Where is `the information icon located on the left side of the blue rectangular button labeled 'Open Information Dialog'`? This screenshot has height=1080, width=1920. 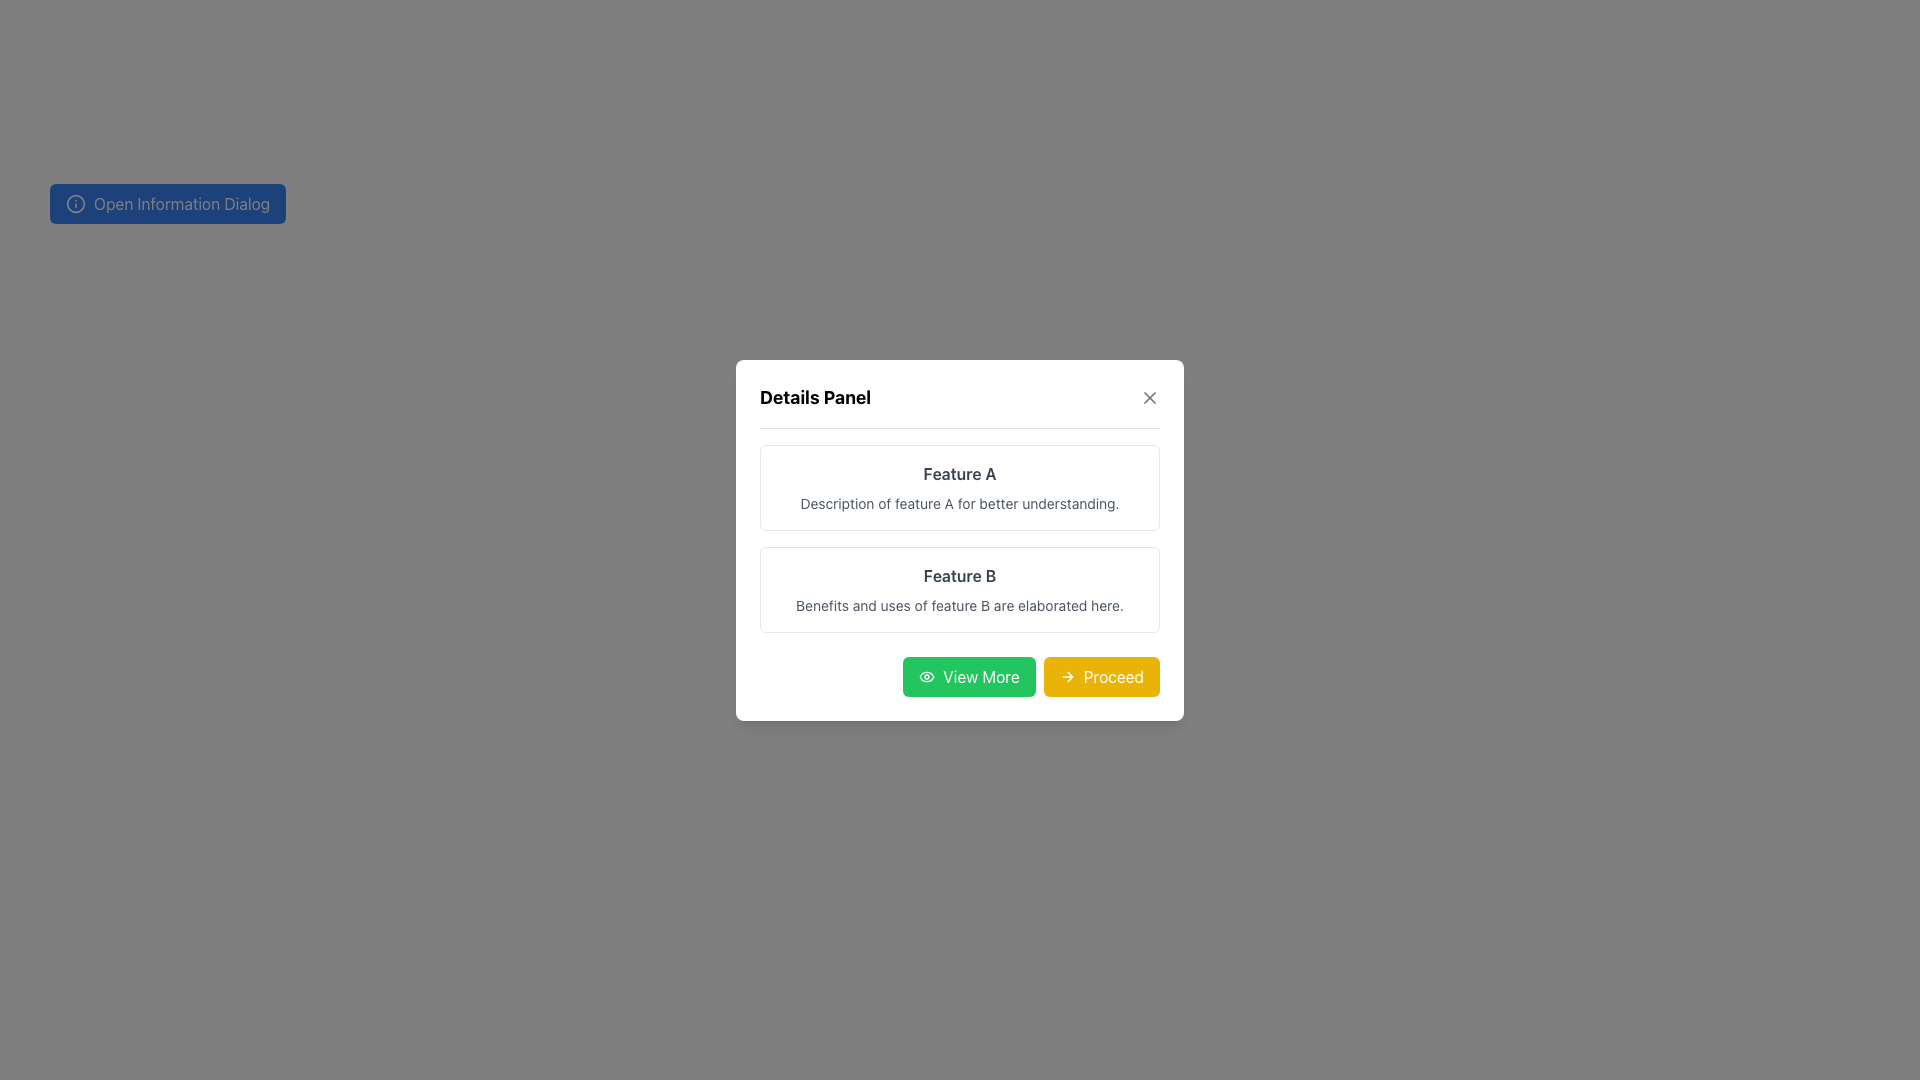
the information icon located on the left side of the blue rectangular button labeled 'Open Information Dialog' is located at coordinates (76, 204).